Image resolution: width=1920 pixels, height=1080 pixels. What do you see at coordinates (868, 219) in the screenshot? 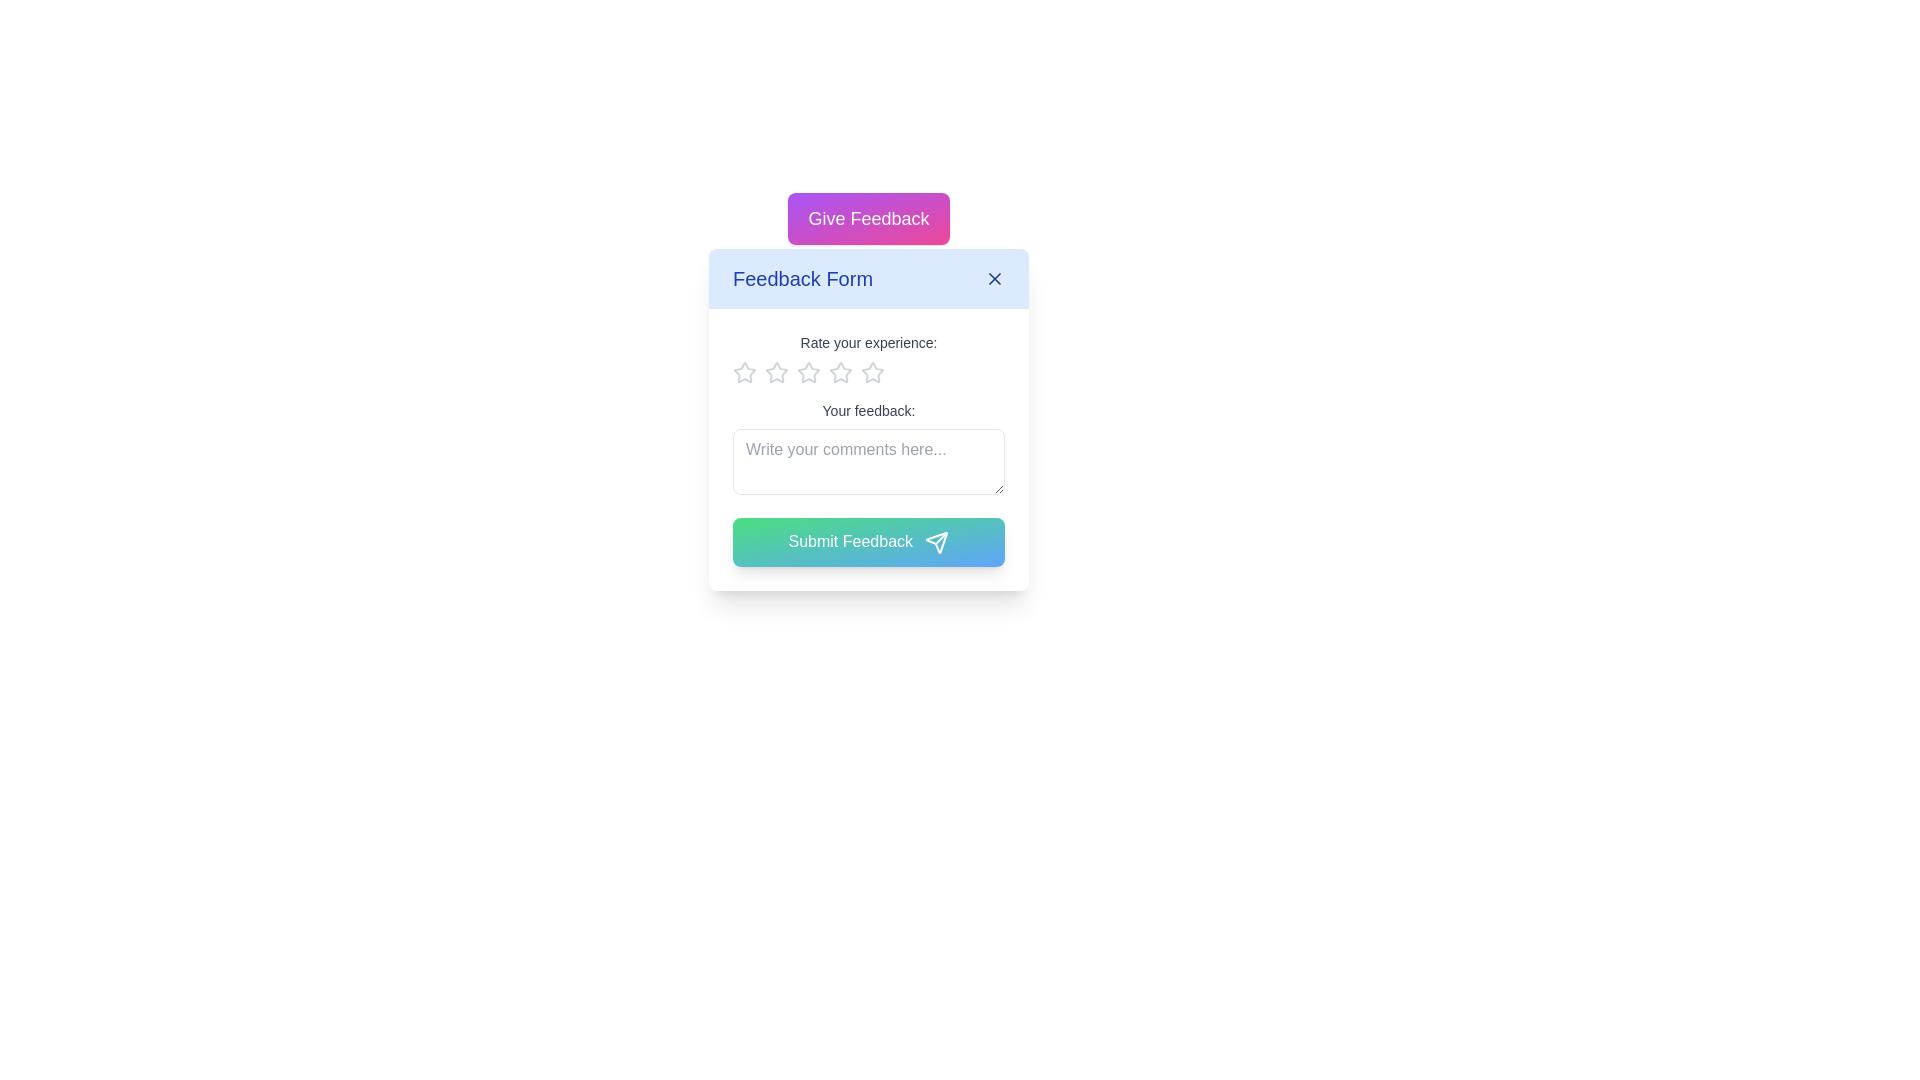
I see `the prominent gradient button labeled 'Give Feedback' located at the top center of the interface` at bounding box center [868, 219].